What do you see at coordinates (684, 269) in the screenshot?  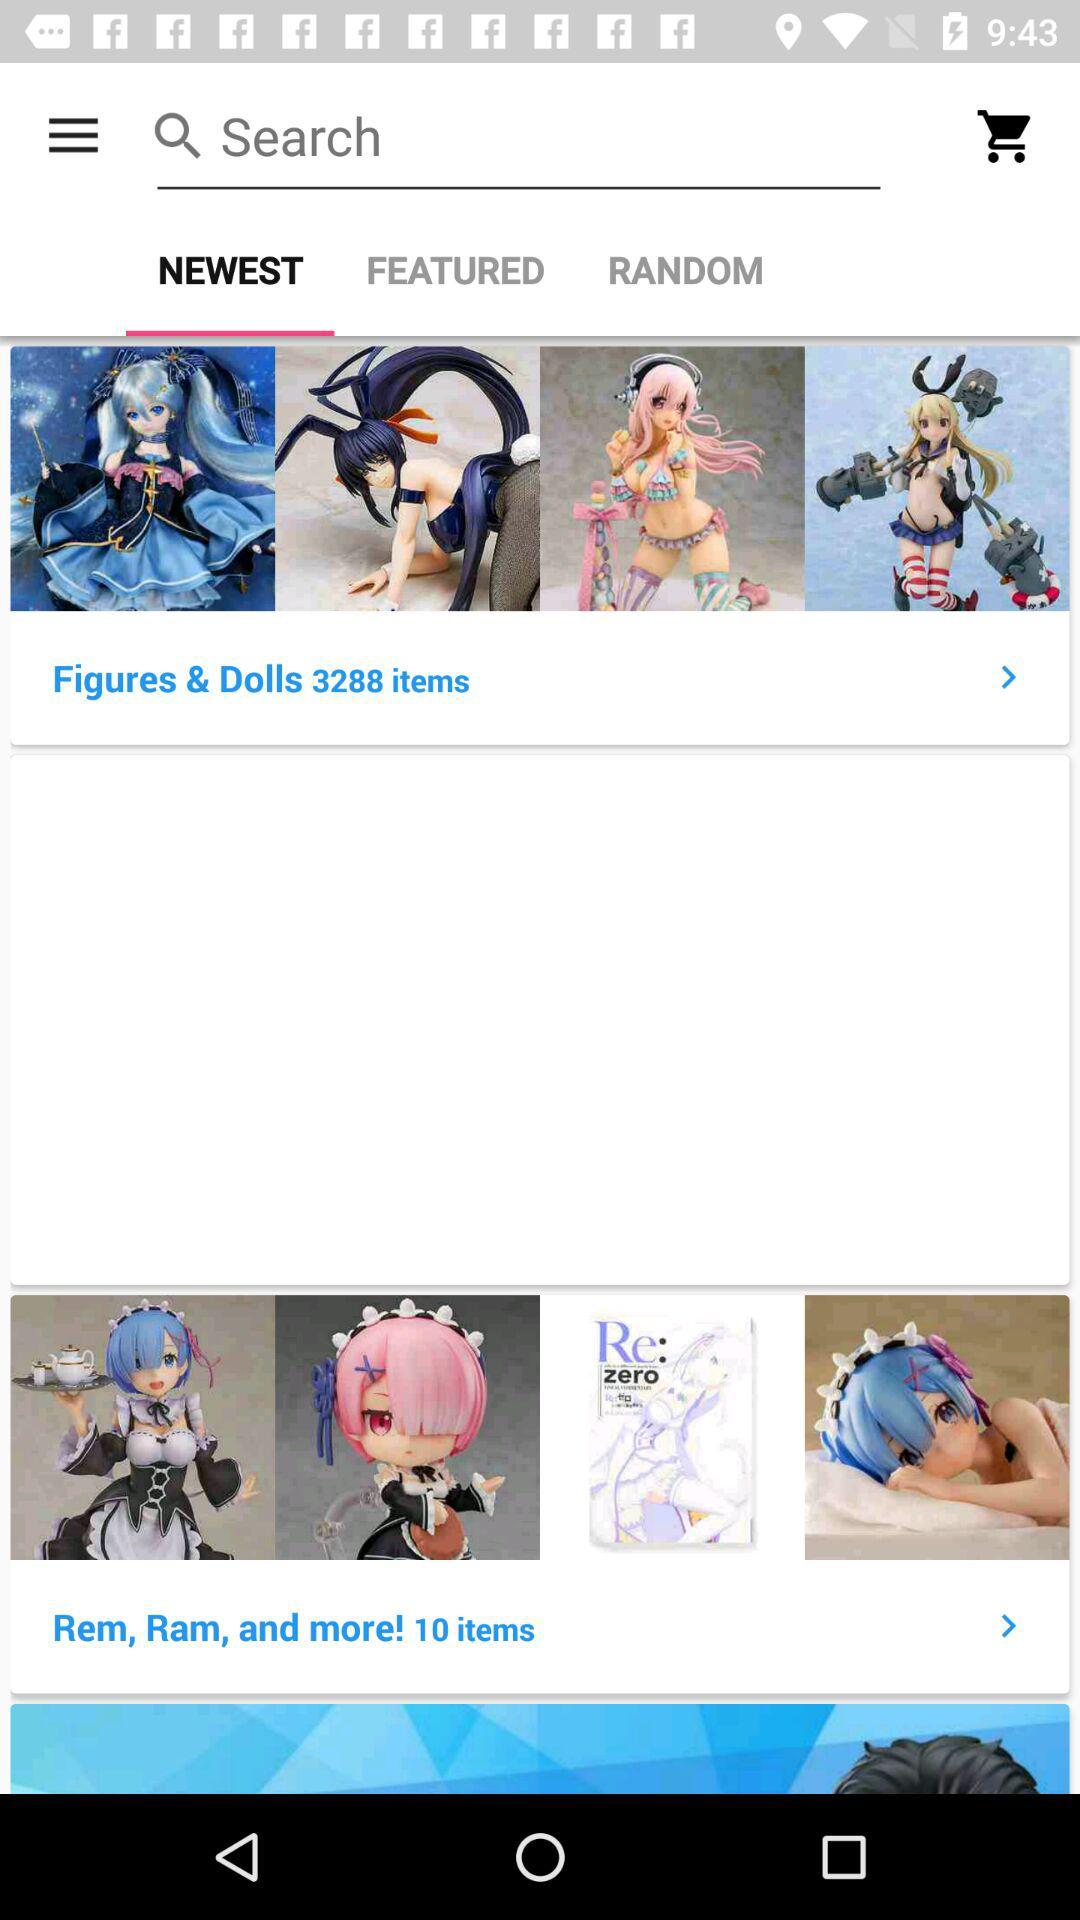 I see `the random icon` at bounding box center [684, 269].